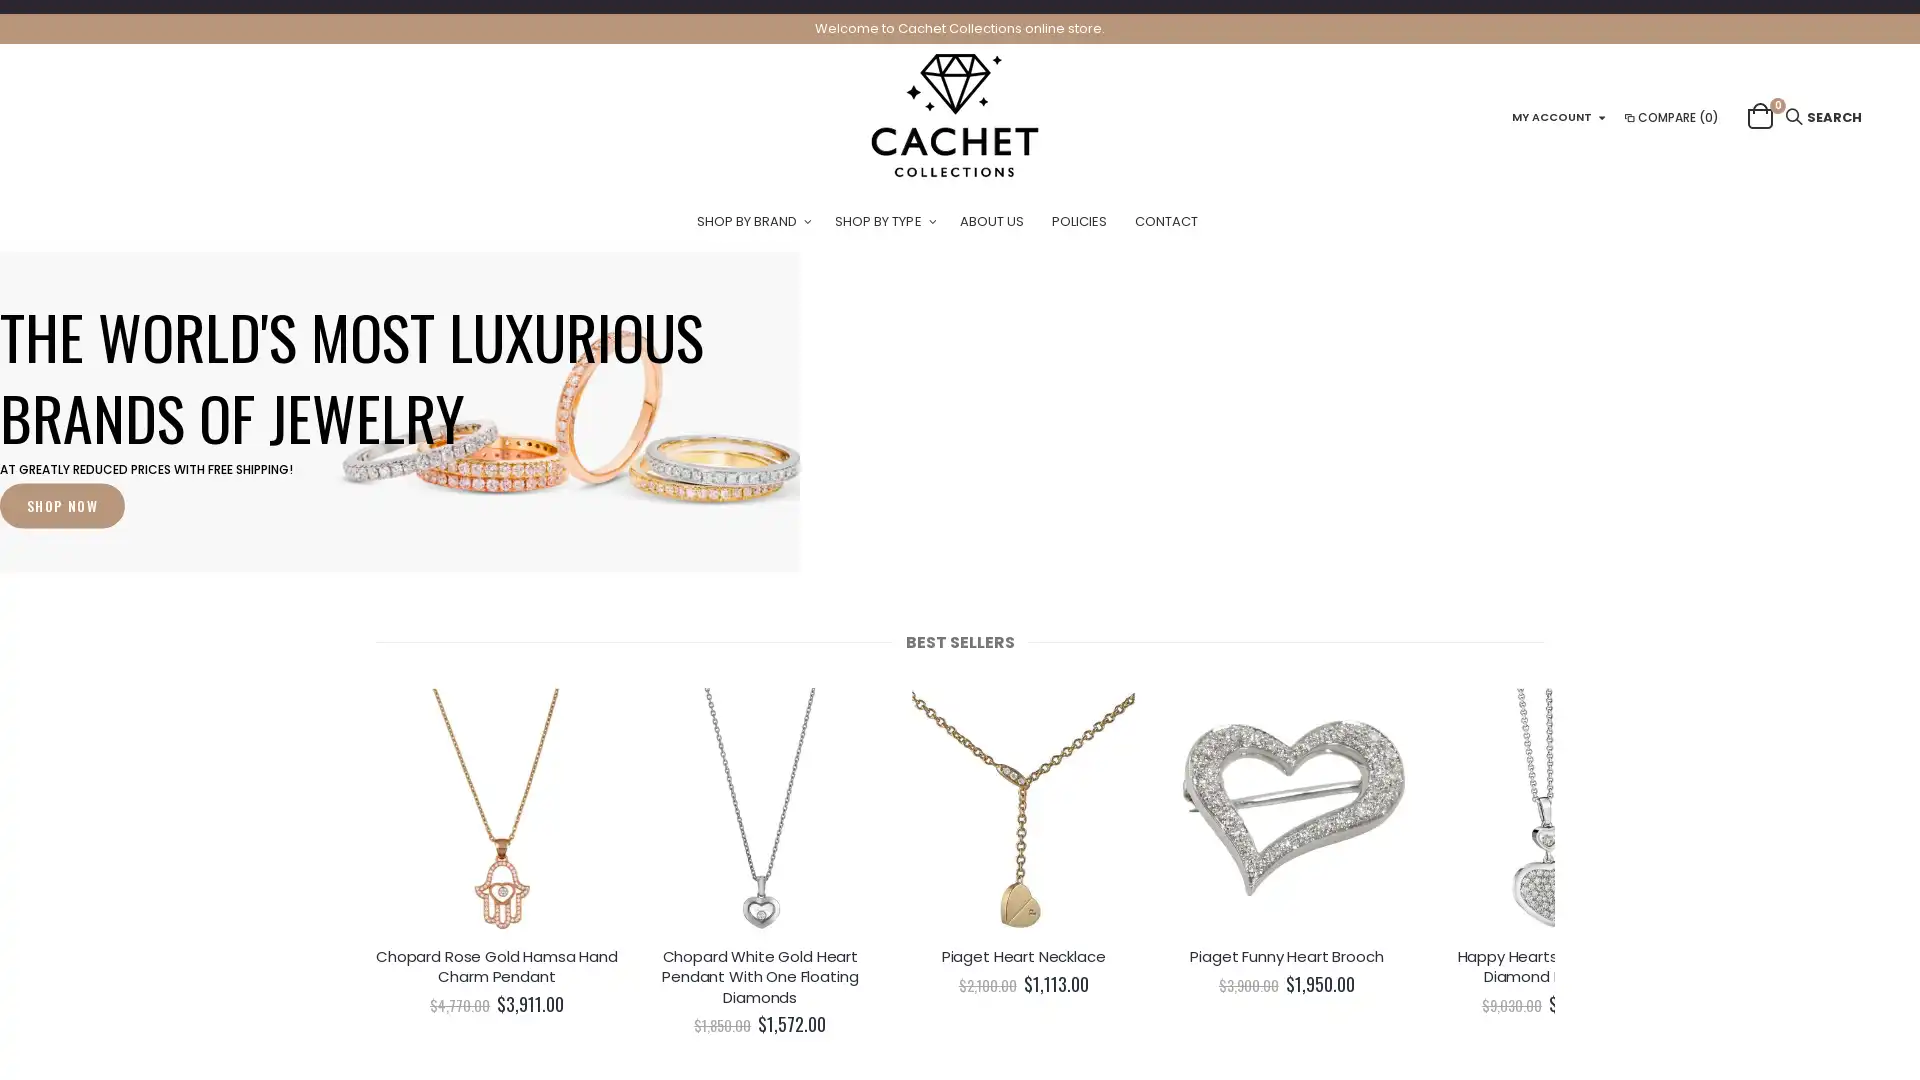 This screenshot has height=1080, width=1920. I want to click on Send a message, so click(1815, 1026).